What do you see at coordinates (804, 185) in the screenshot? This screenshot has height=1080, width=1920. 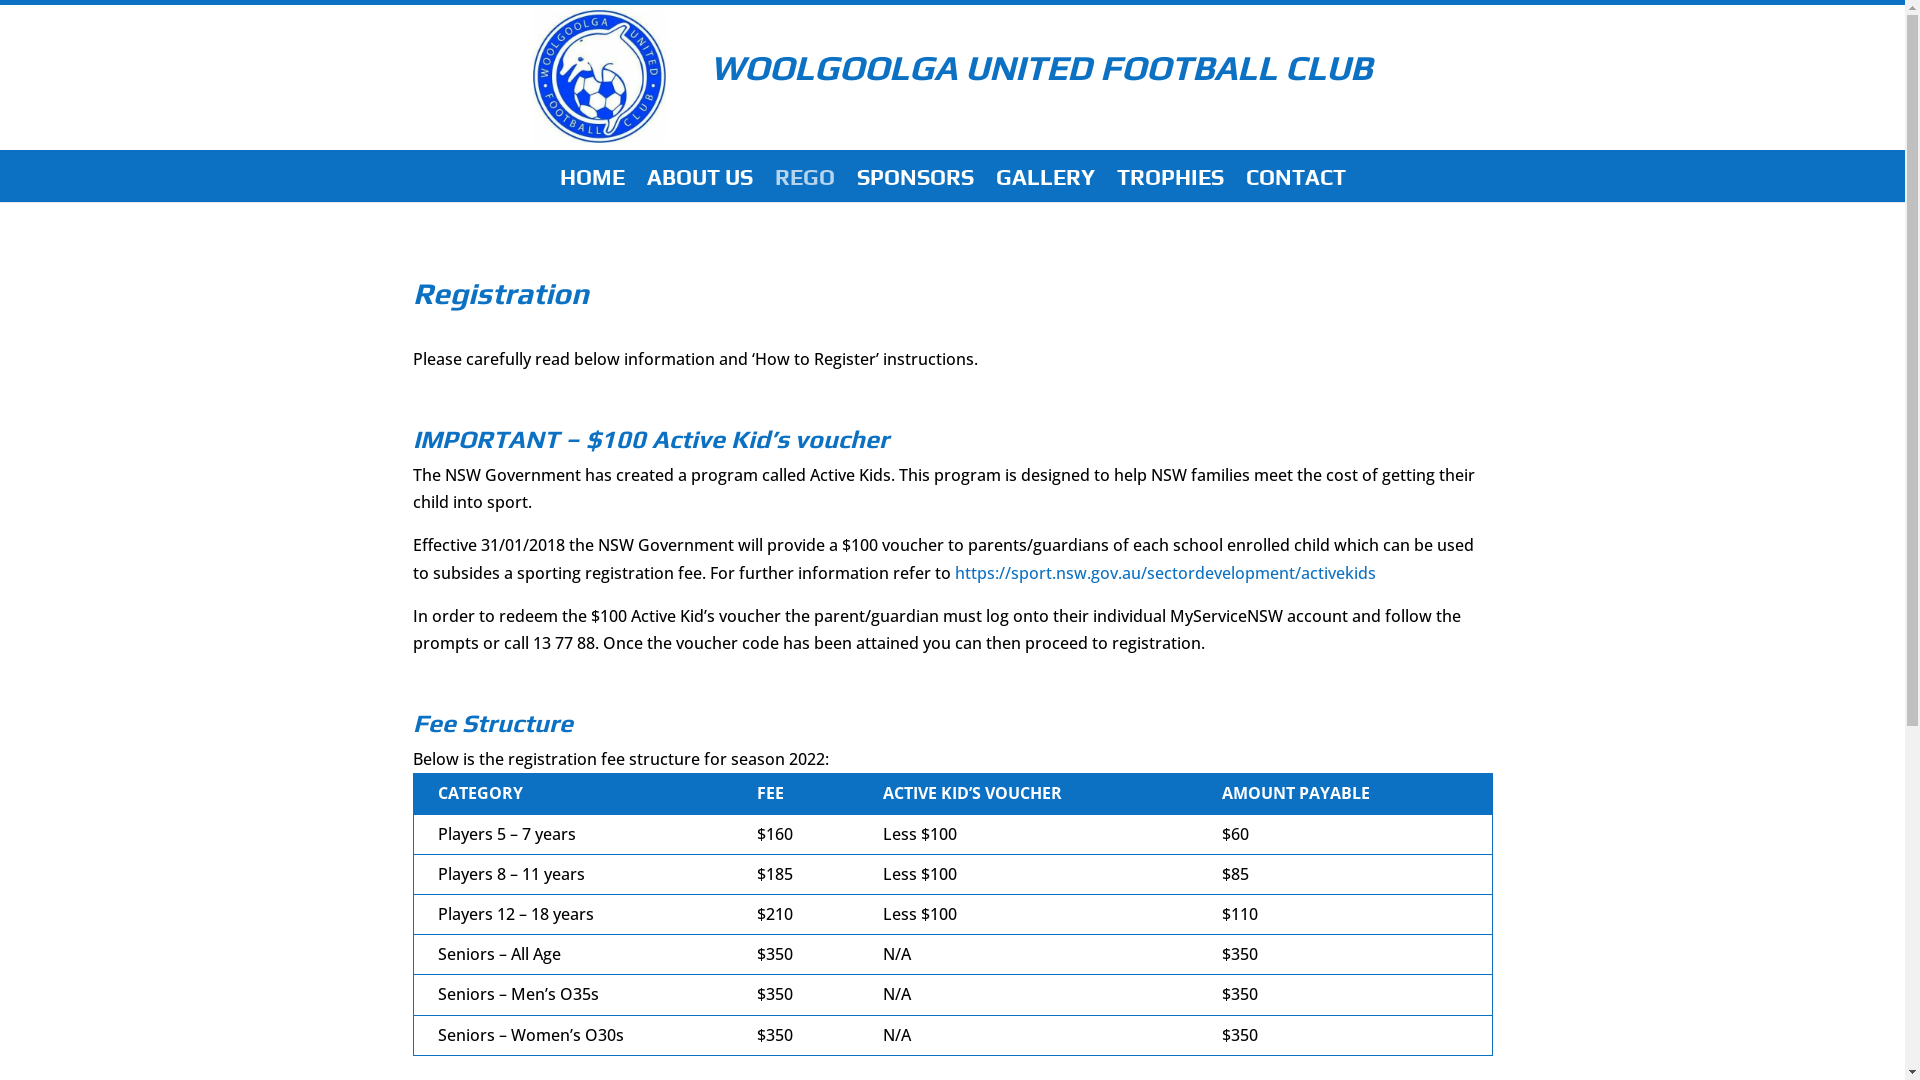 I see `'REGO'` at bounding box center [804, 185].